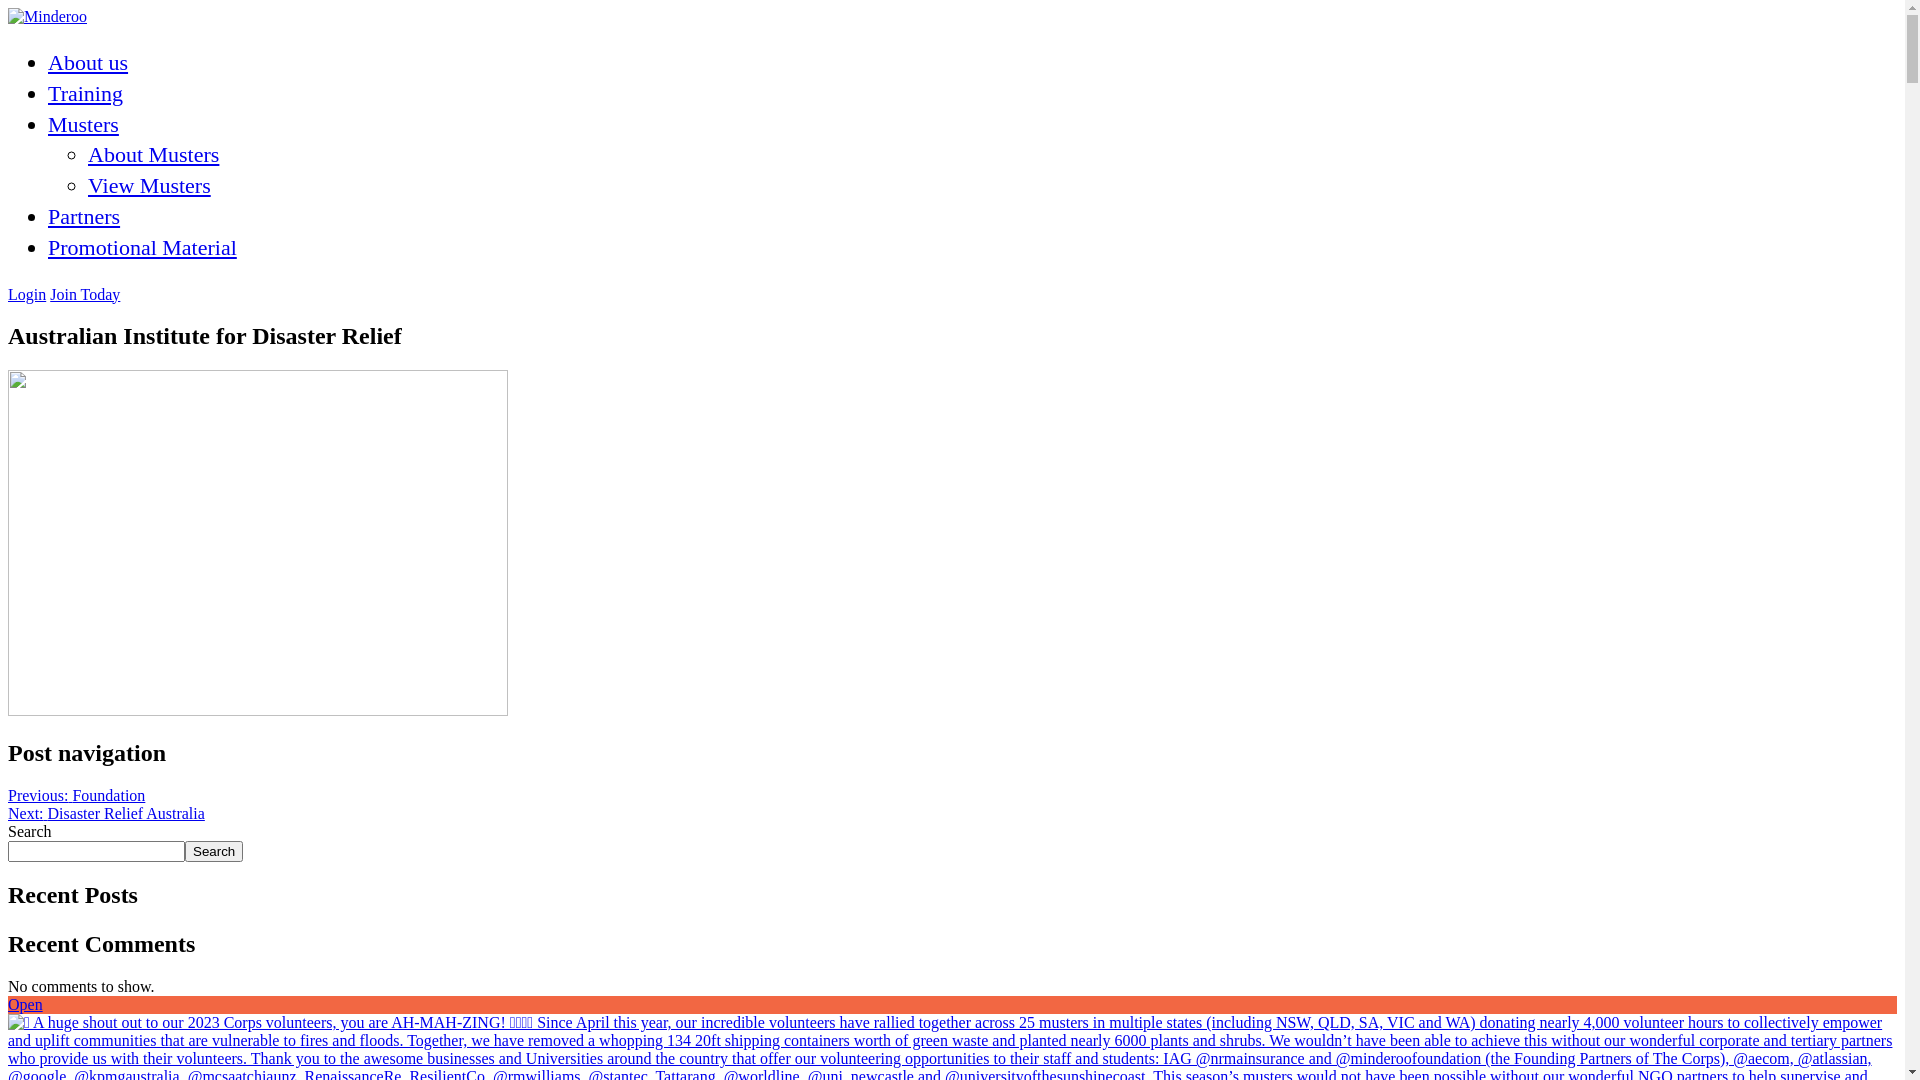  What do you see at coordinates (214, 851) in the screenshot?
I see `'Search'` at bounding box center [214, 851].